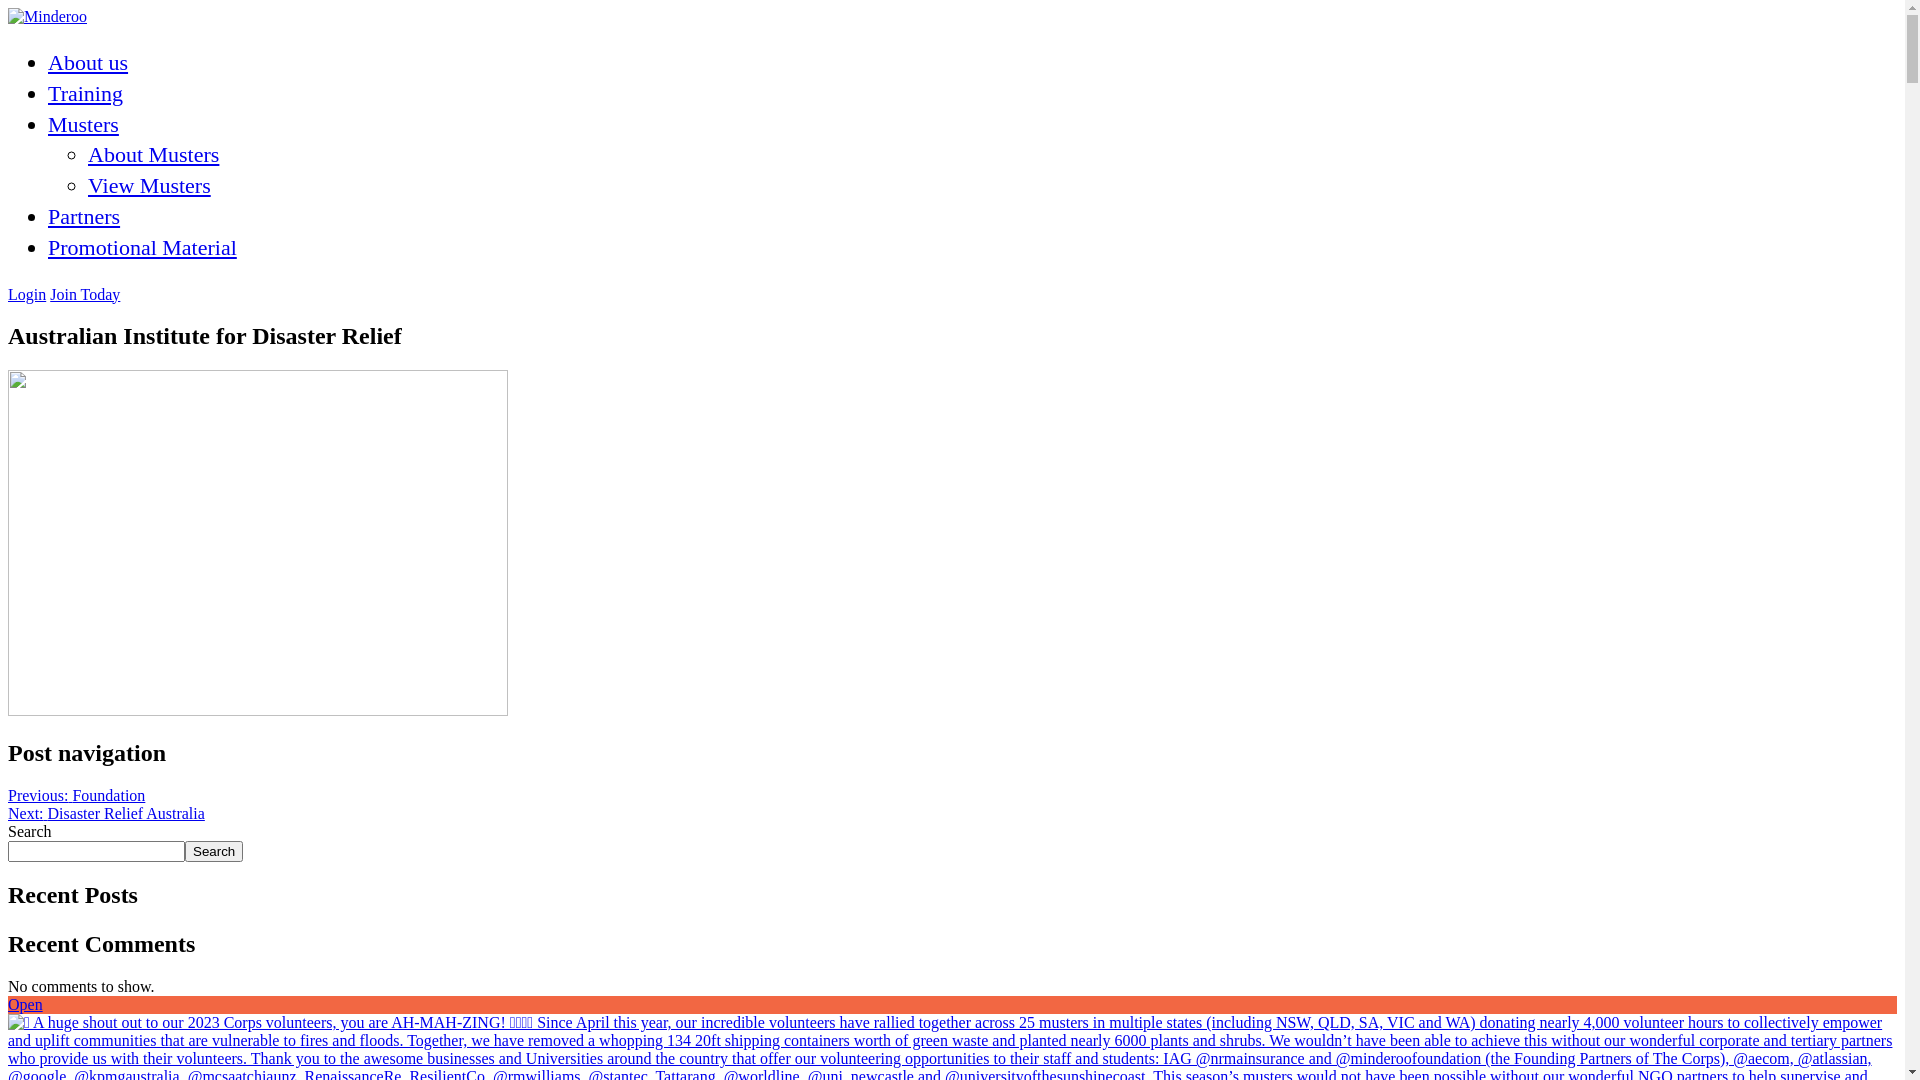  What do you see at coordinates (214, 851) in the screenshot?
I see `'Search'` at bounding box center [214, 851].